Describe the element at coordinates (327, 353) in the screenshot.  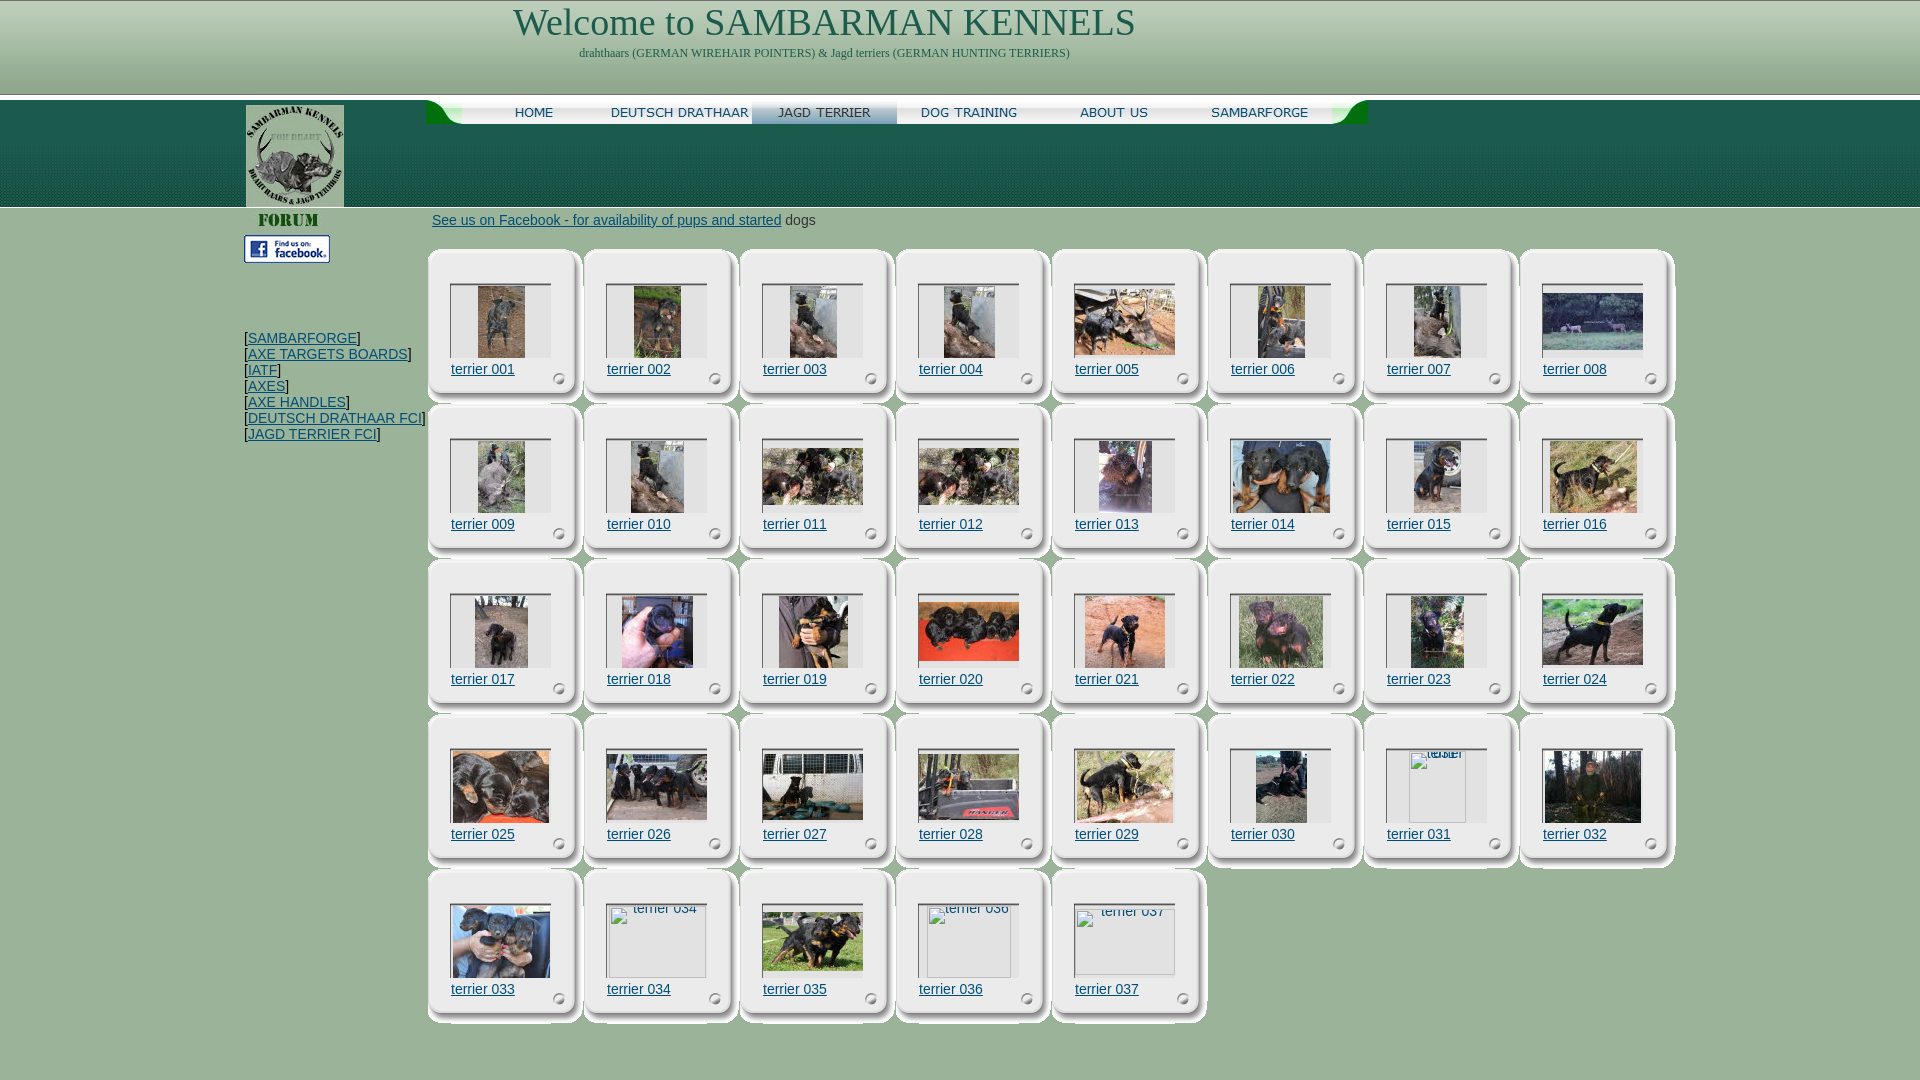
I see `'AXE TARGETS BOARDS'` at that location.